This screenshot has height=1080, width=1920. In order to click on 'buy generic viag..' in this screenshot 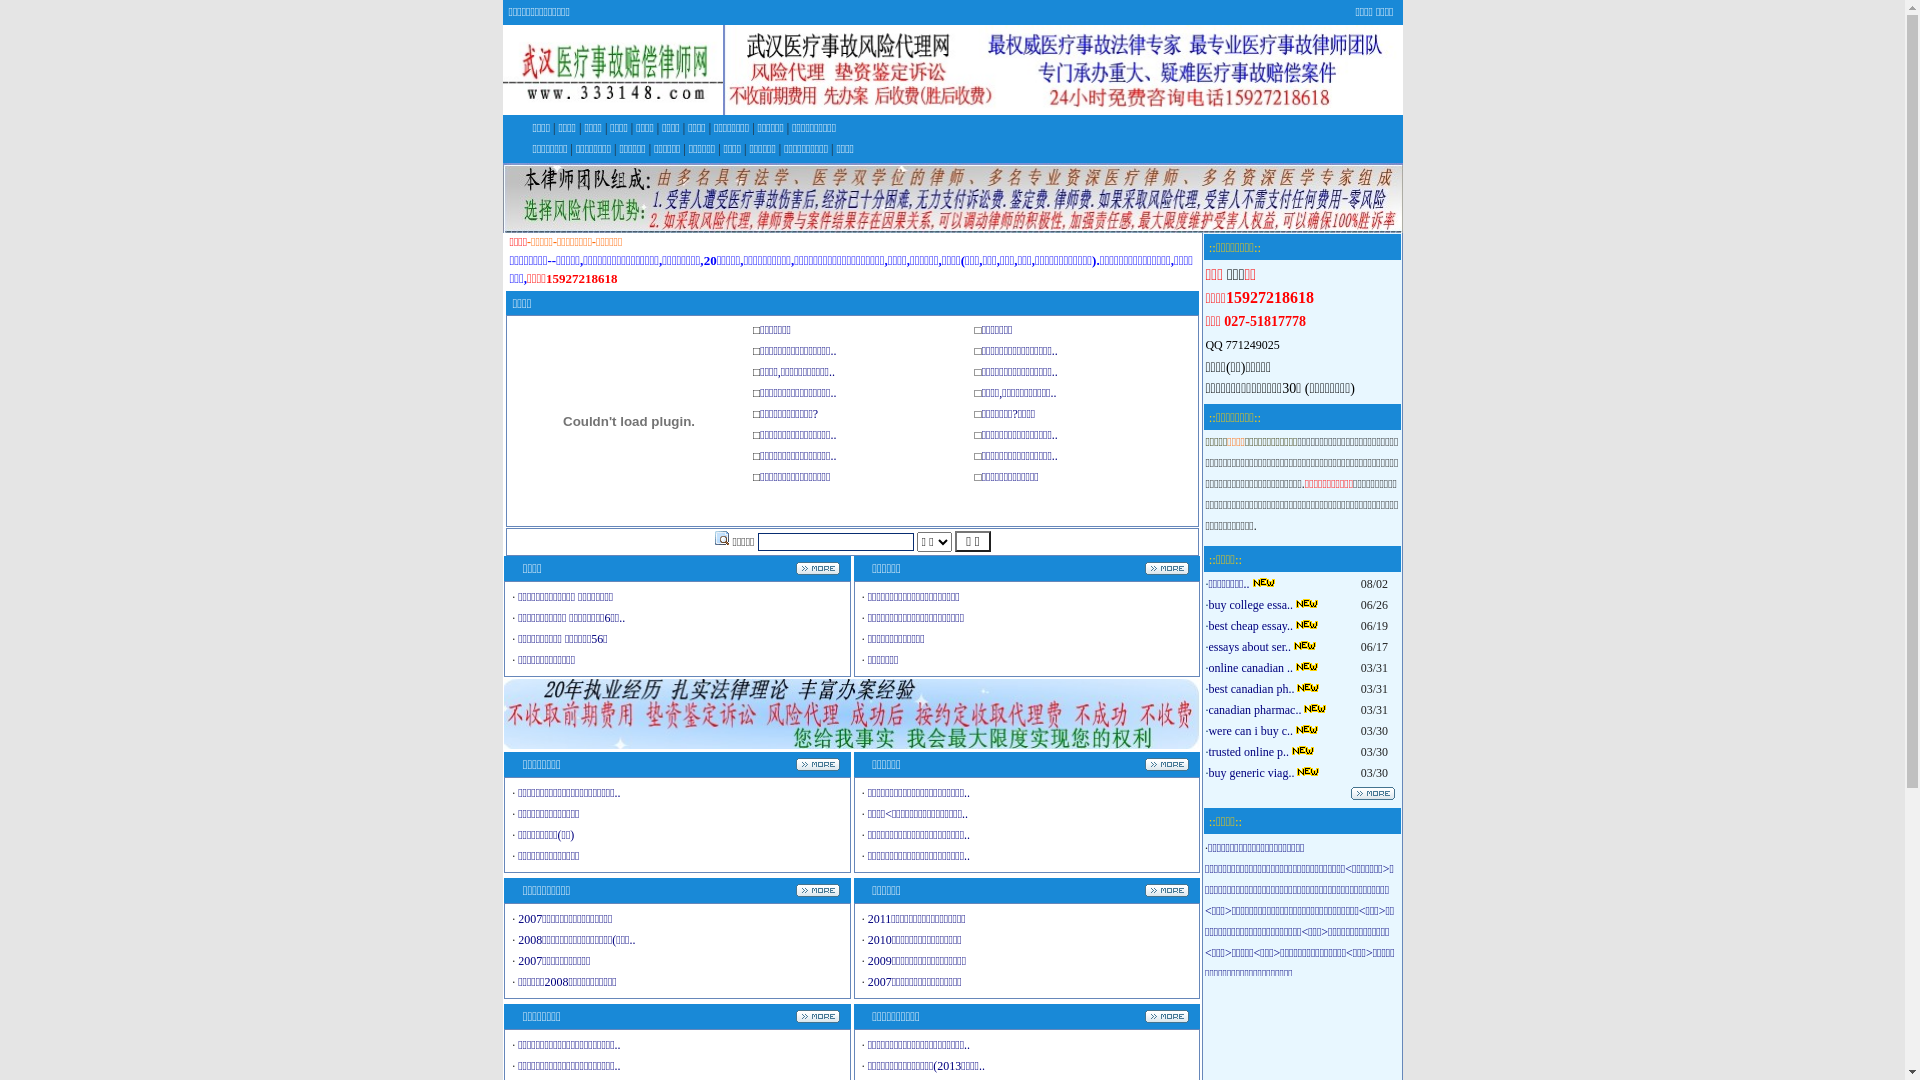, I will do `click(1250, 771)`.